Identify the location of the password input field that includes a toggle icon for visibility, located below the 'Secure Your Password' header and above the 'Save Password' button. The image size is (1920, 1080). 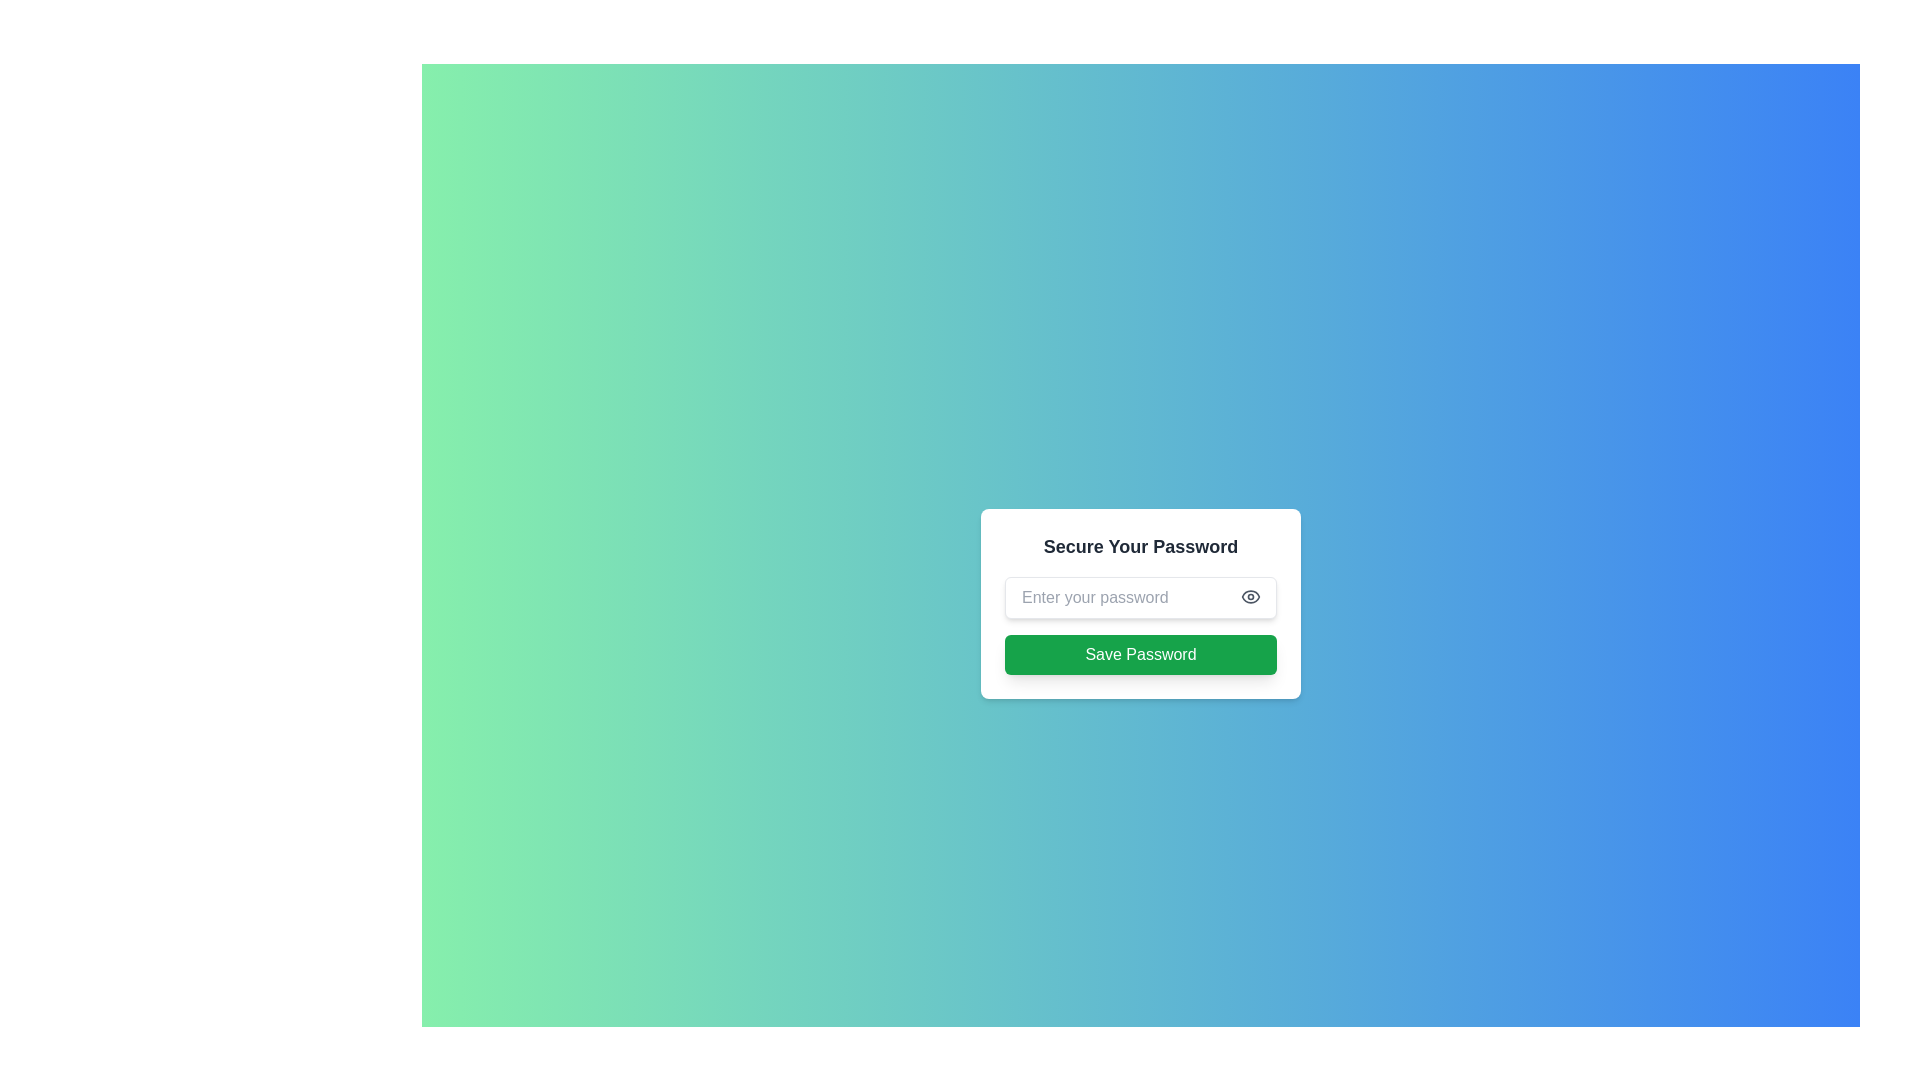
(1141, 603).